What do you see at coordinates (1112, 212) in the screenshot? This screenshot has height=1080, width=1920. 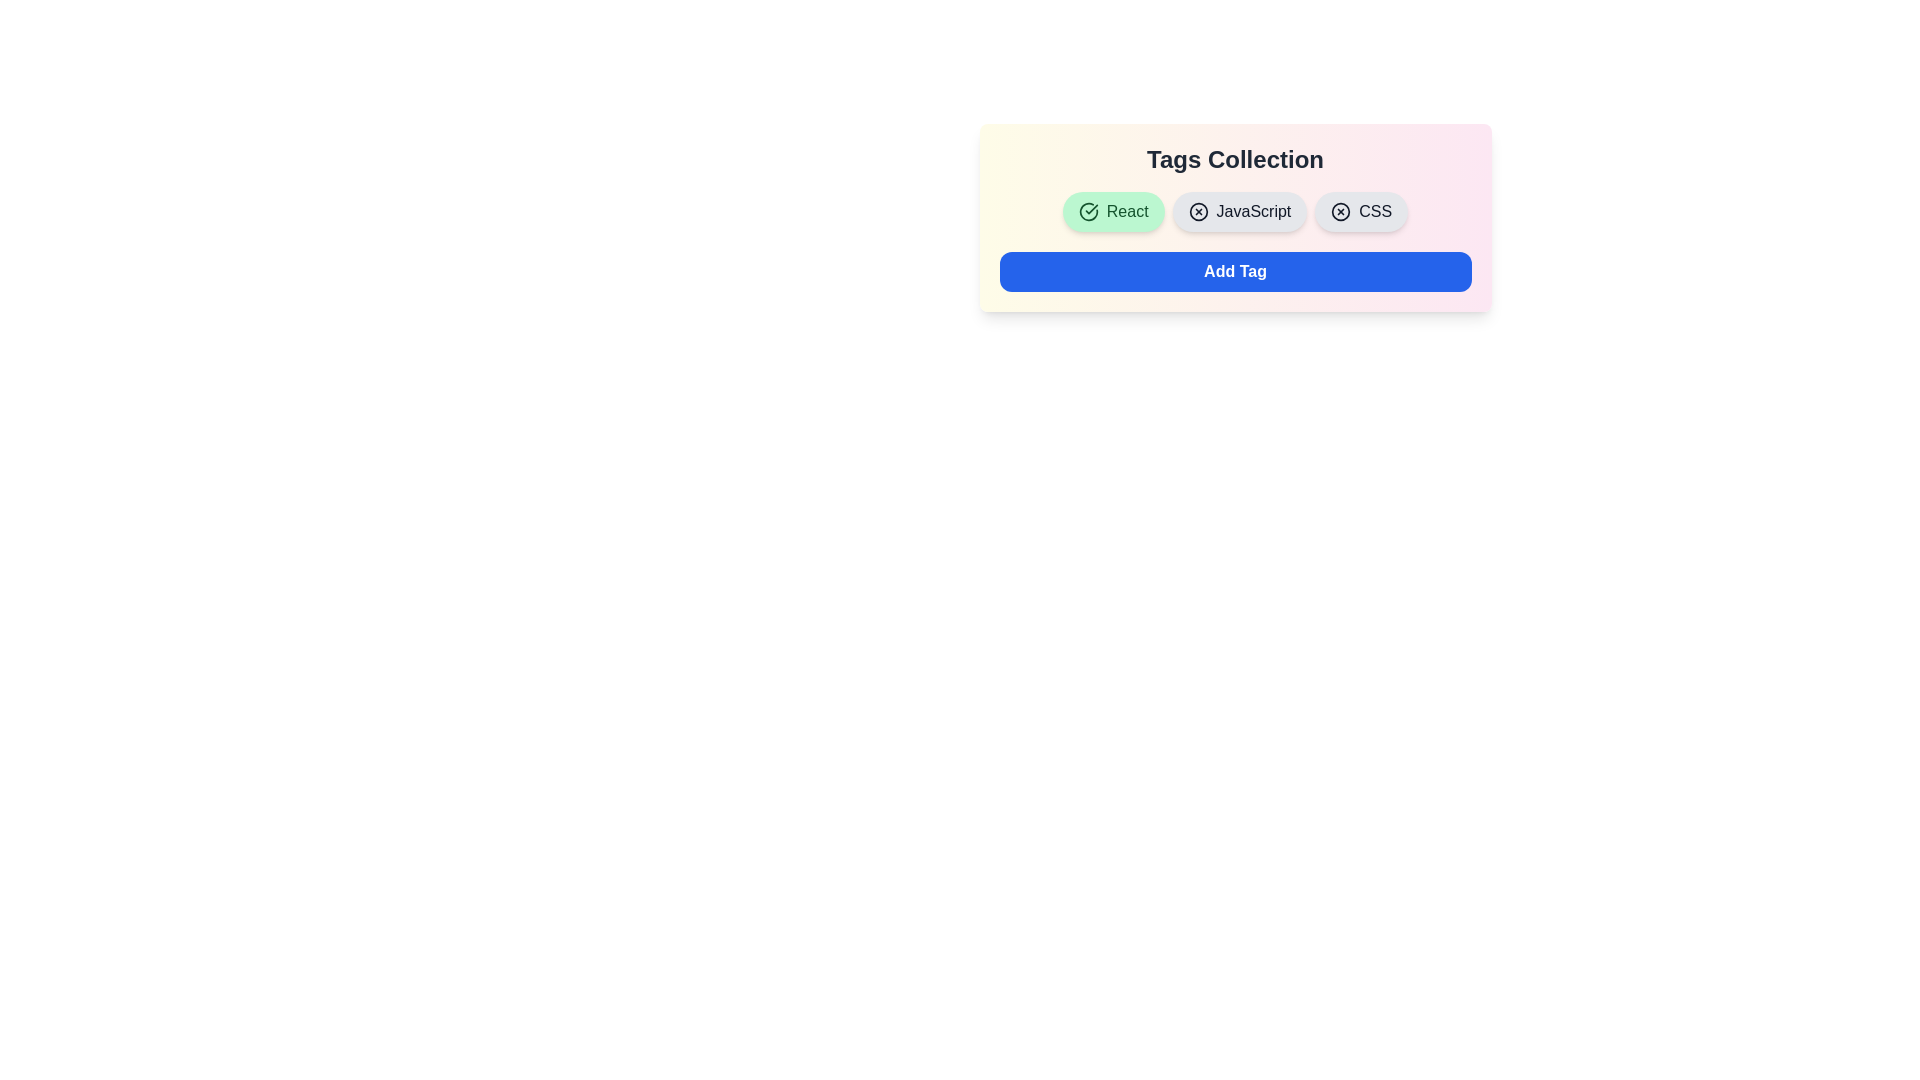 I see `the tag labeled React` at bounding box center [1112, 212].